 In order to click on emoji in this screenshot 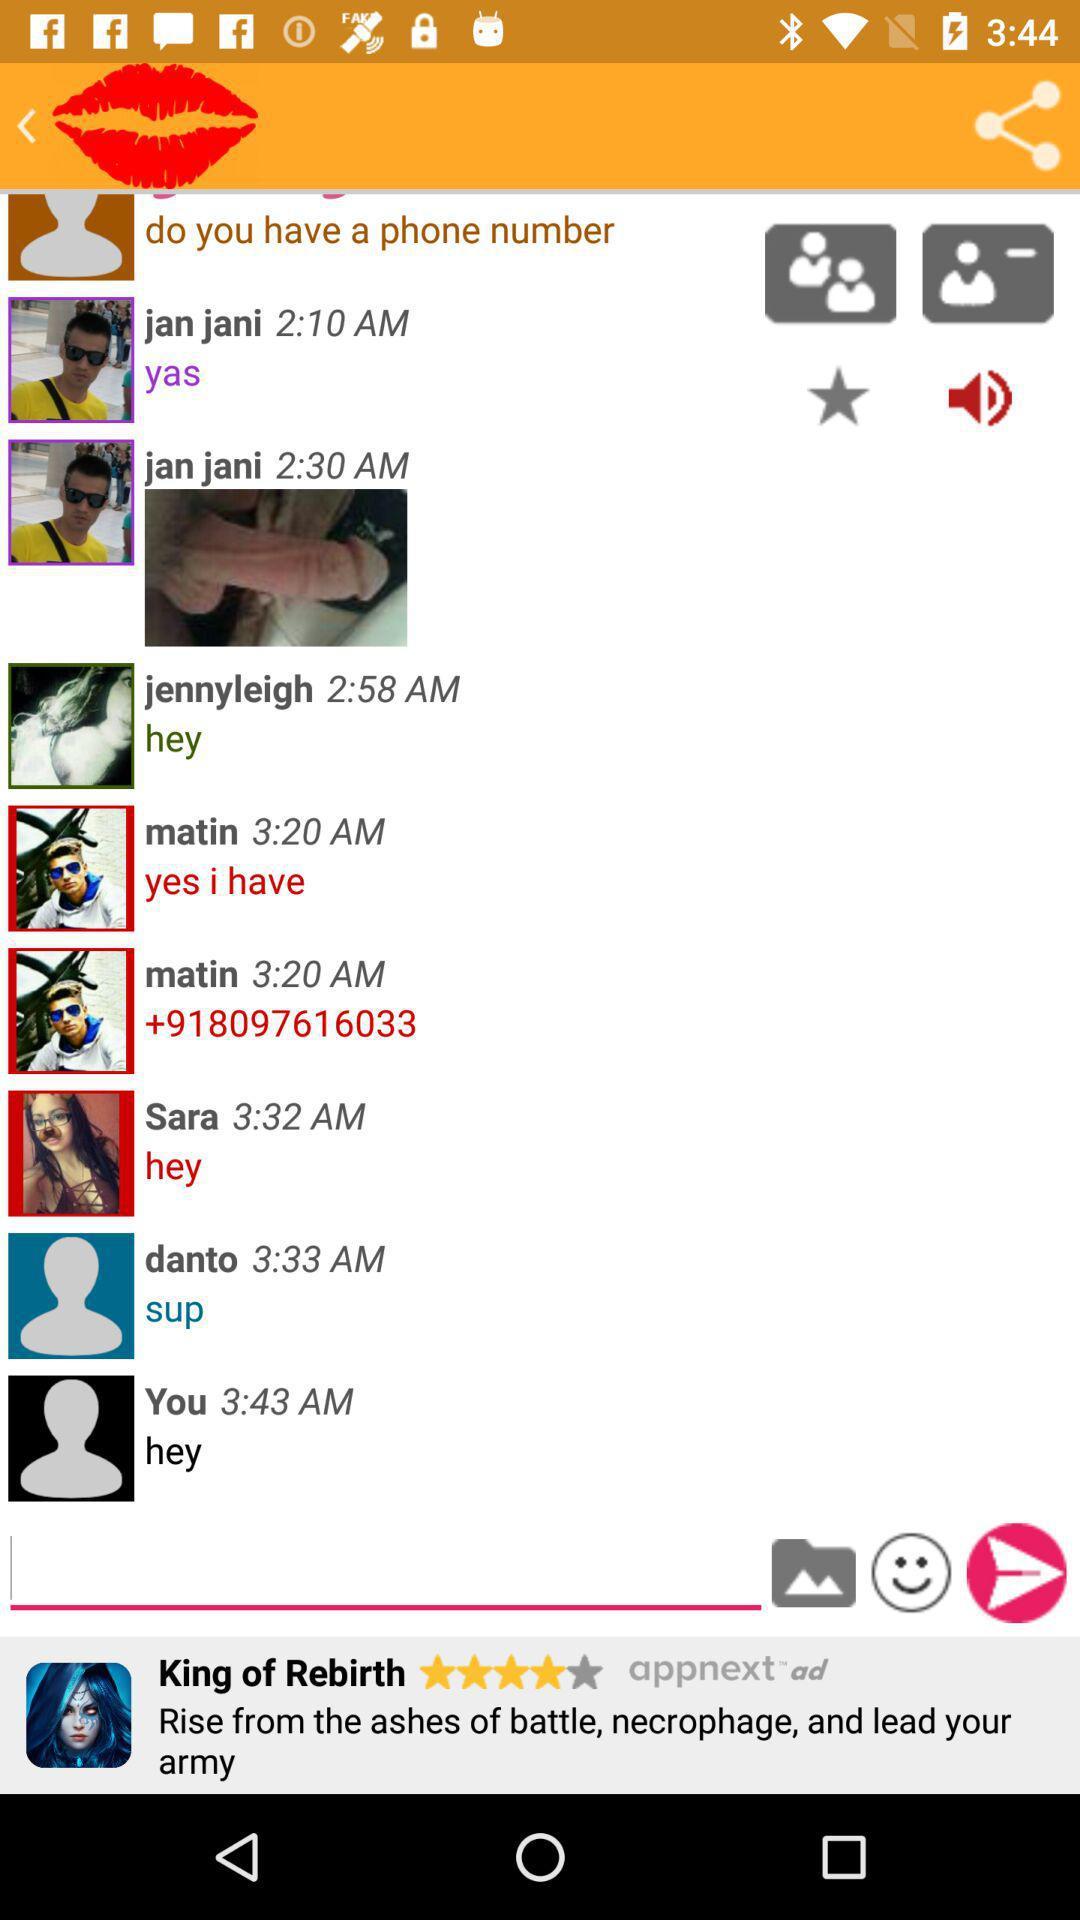, I will do `click(911, 1571)`.